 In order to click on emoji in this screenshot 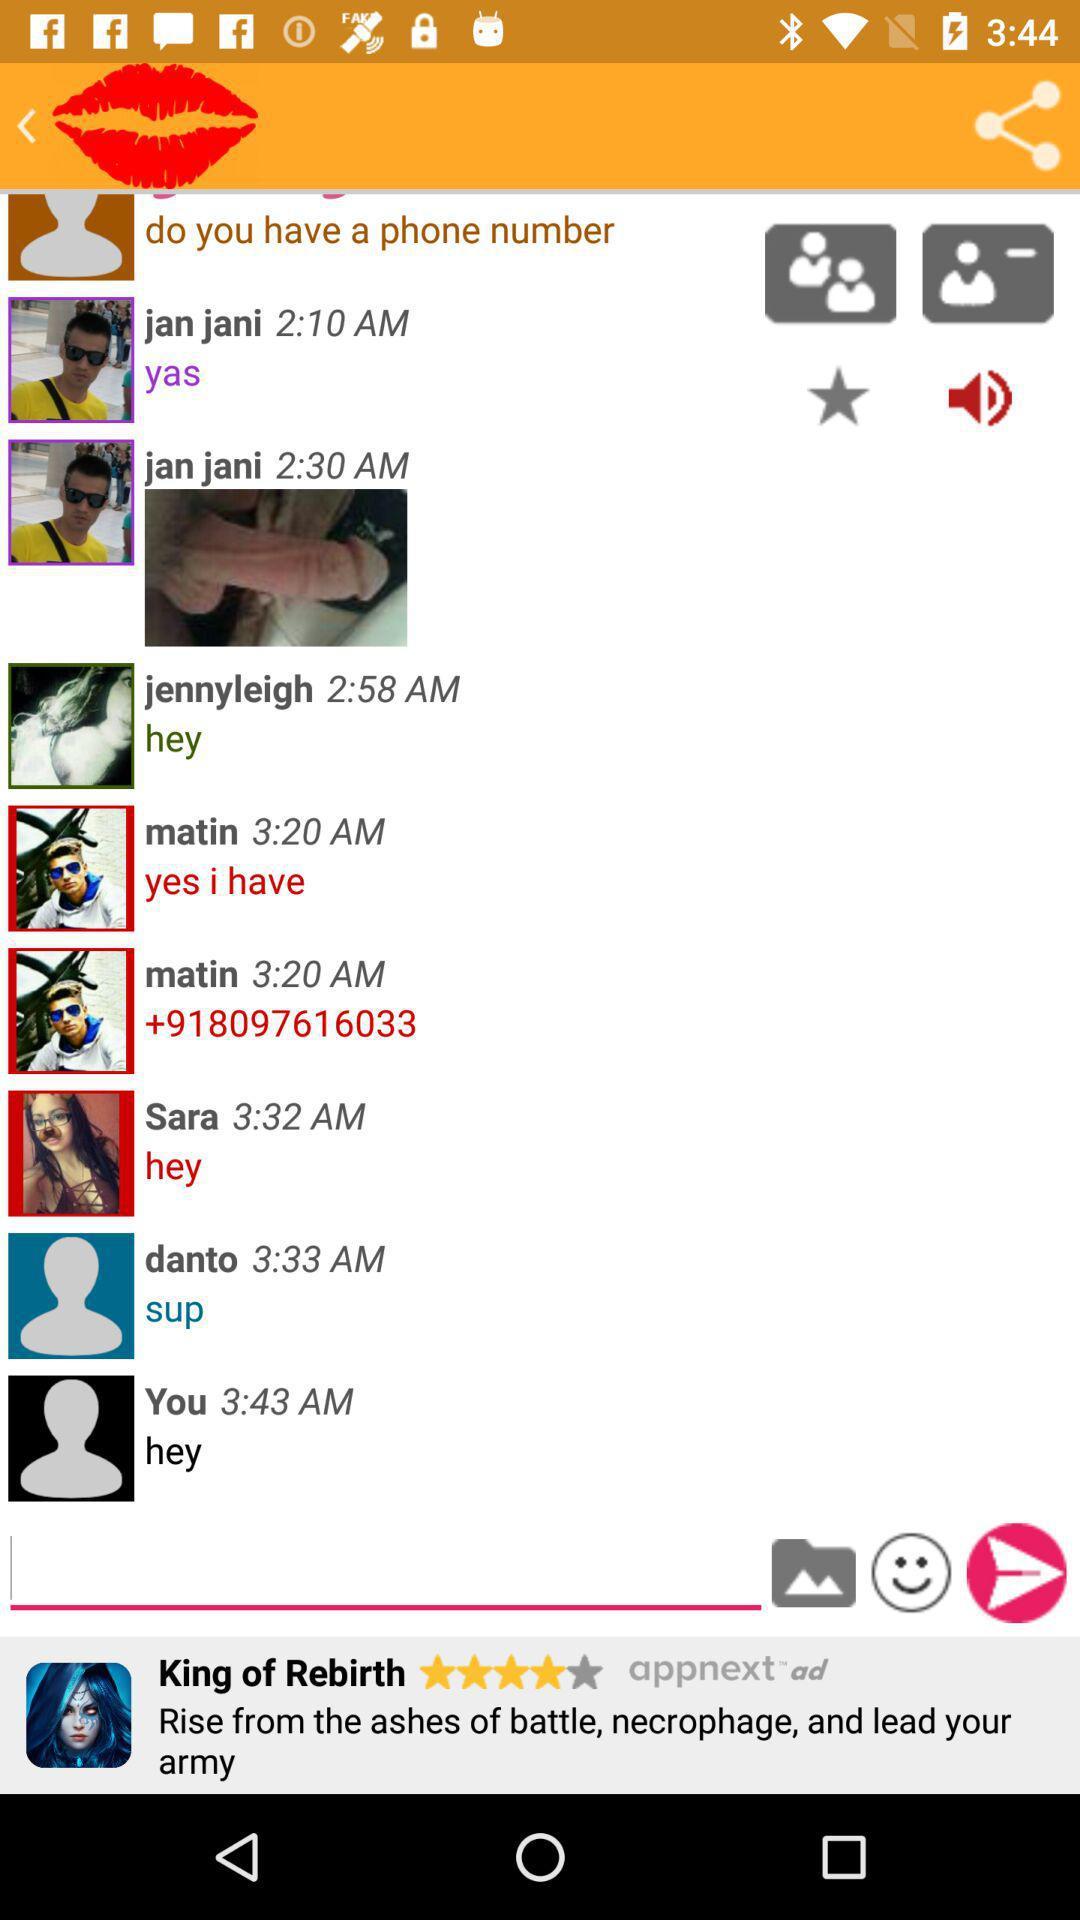, I will do `click(911, 1571)`.